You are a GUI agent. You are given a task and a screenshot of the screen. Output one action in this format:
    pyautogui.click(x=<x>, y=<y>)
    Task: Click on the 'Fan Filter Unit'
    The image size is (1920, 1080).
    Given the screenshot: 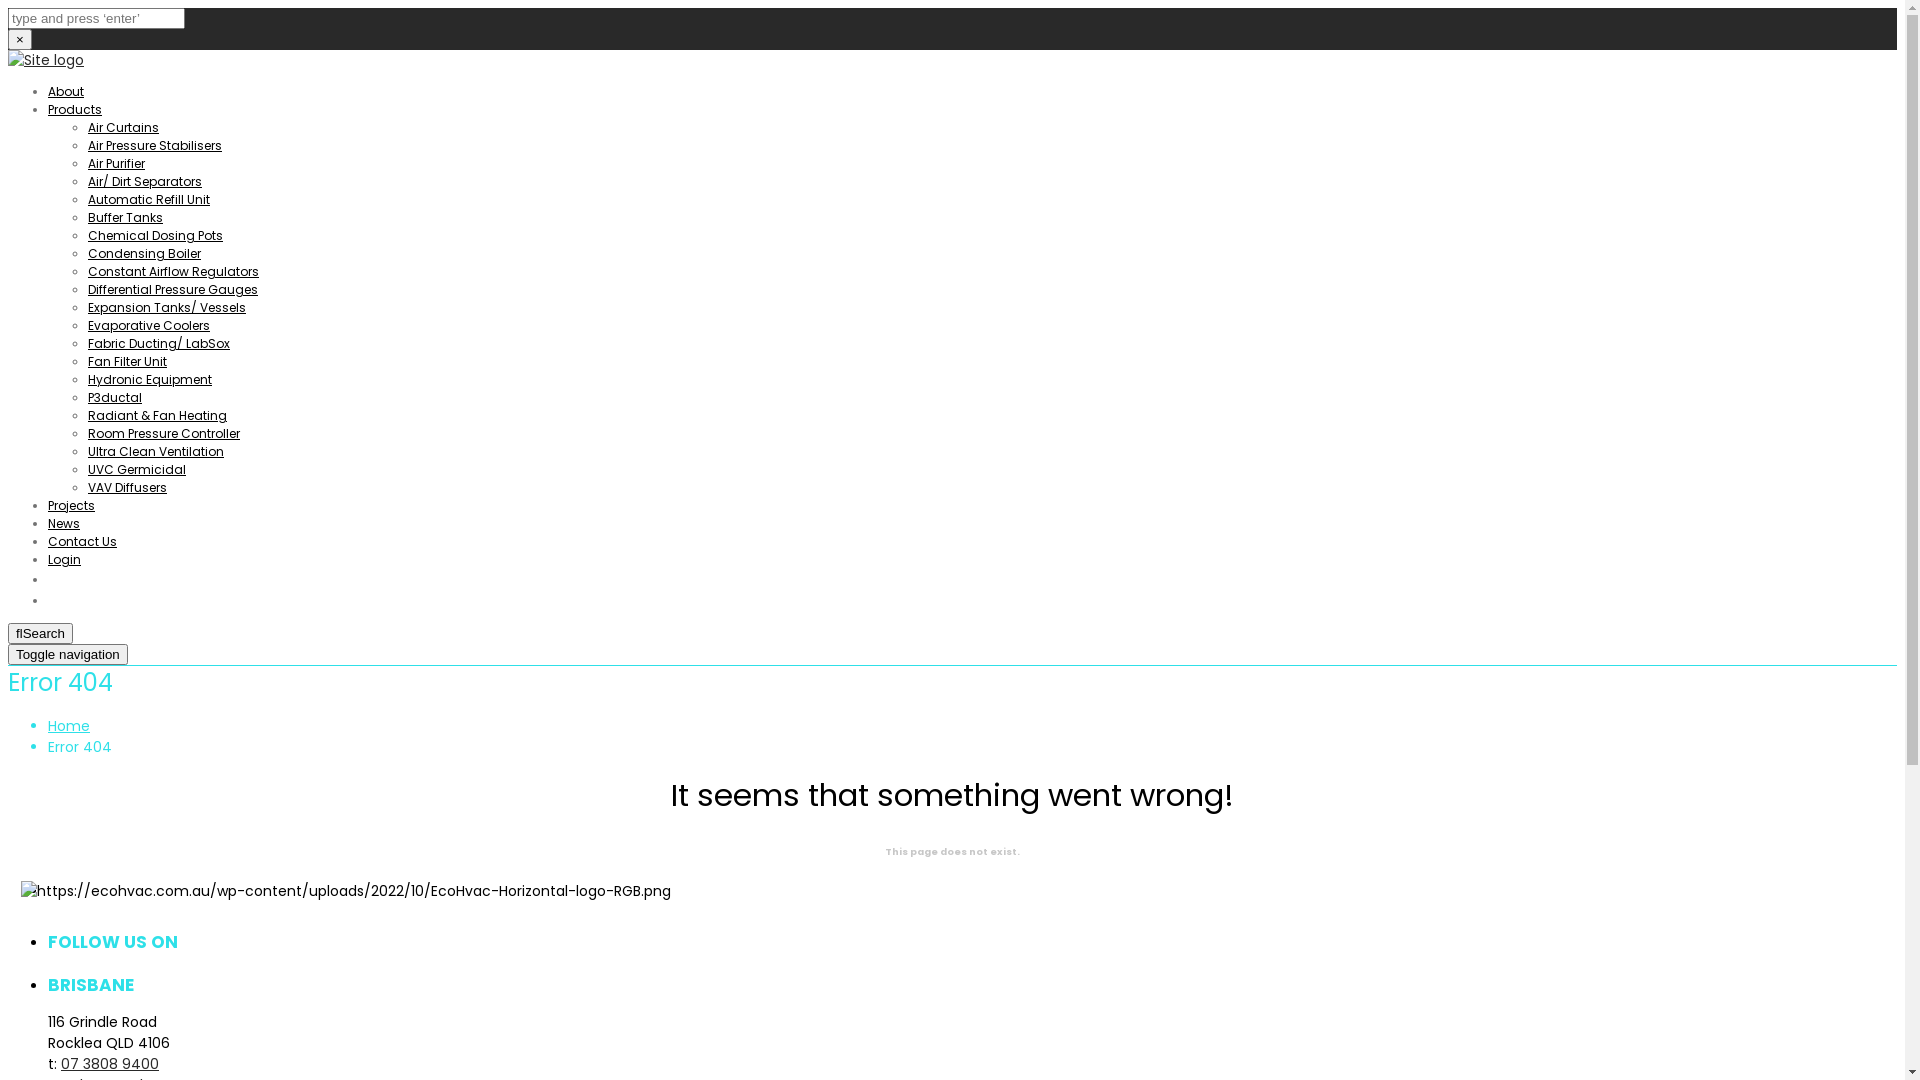 What is the action you would take?
    pyautogui.click(x=126, y=361)
    